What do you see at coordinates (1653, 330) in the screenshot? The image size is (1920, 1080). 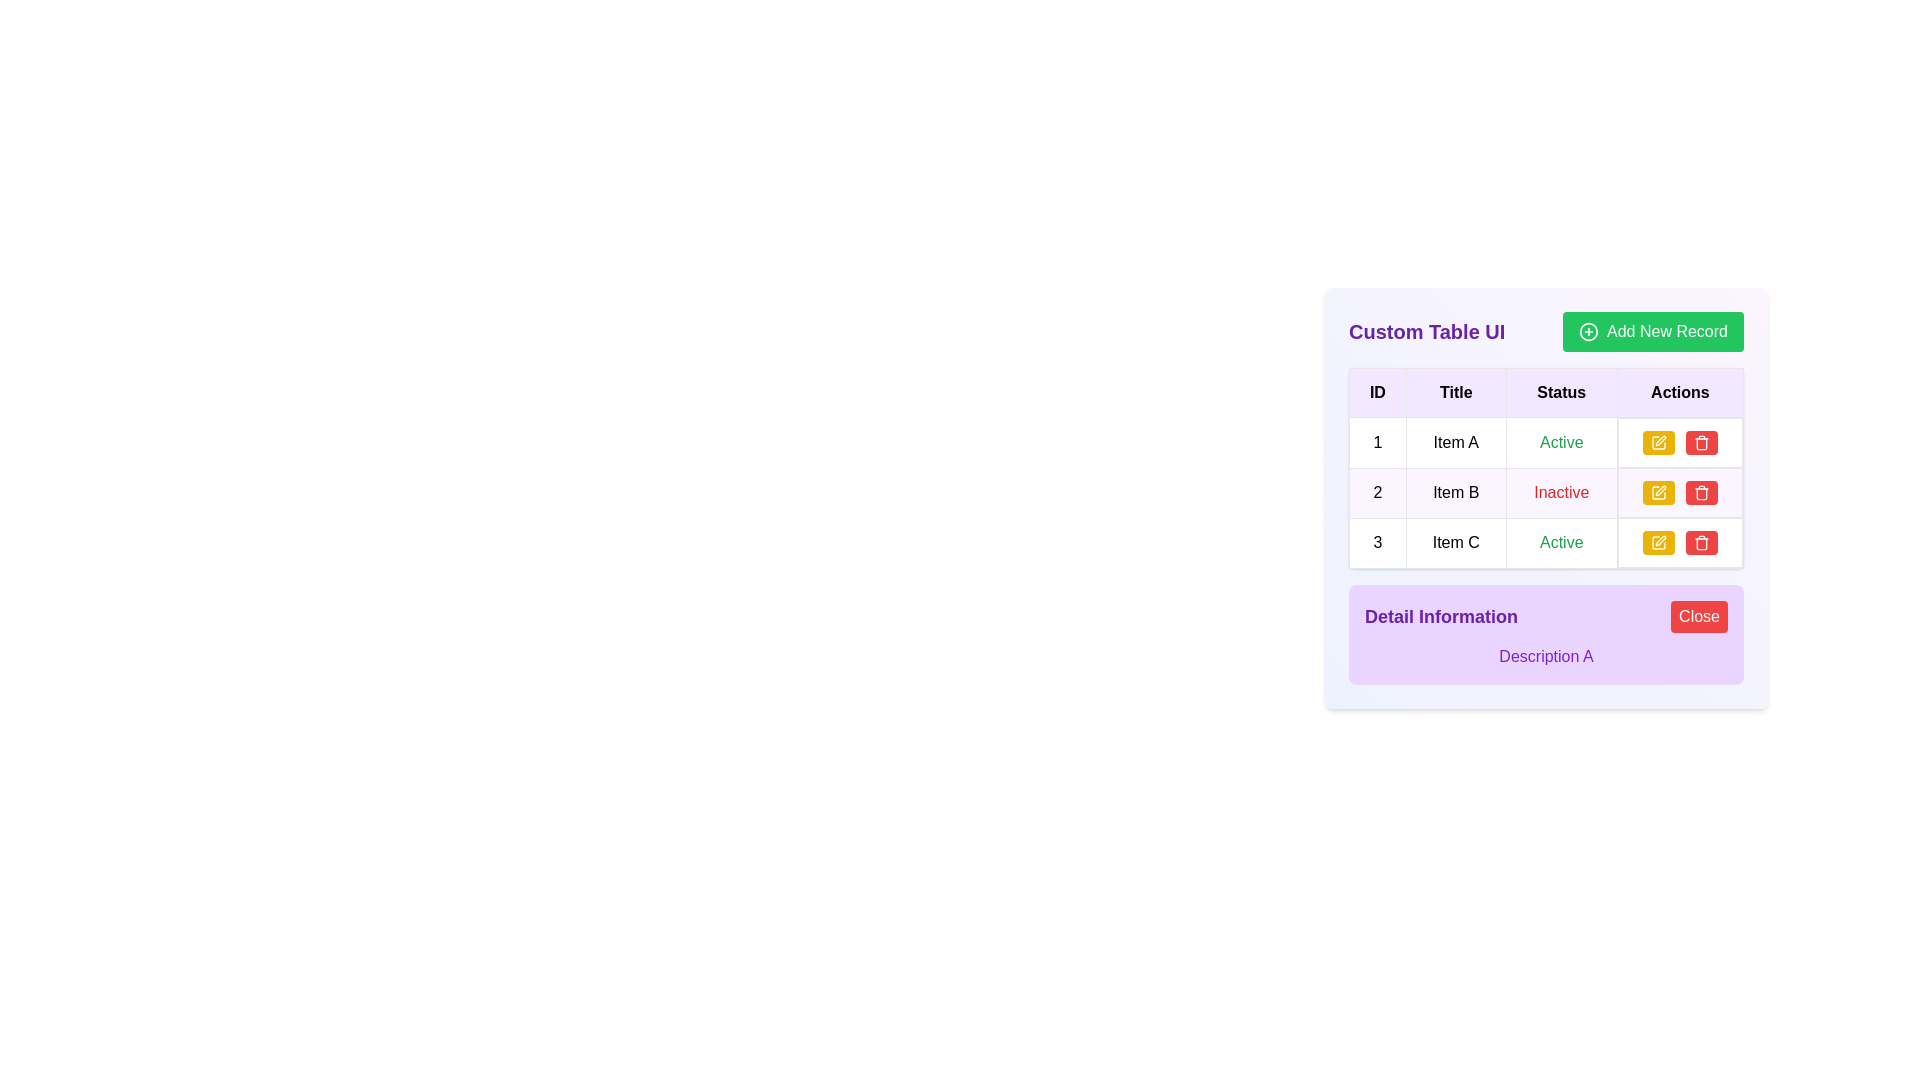 I see `the 'Add New Record' button located in the upper-right corner of the 'Custom Table UI' section` at bounding box center [1653, 330].